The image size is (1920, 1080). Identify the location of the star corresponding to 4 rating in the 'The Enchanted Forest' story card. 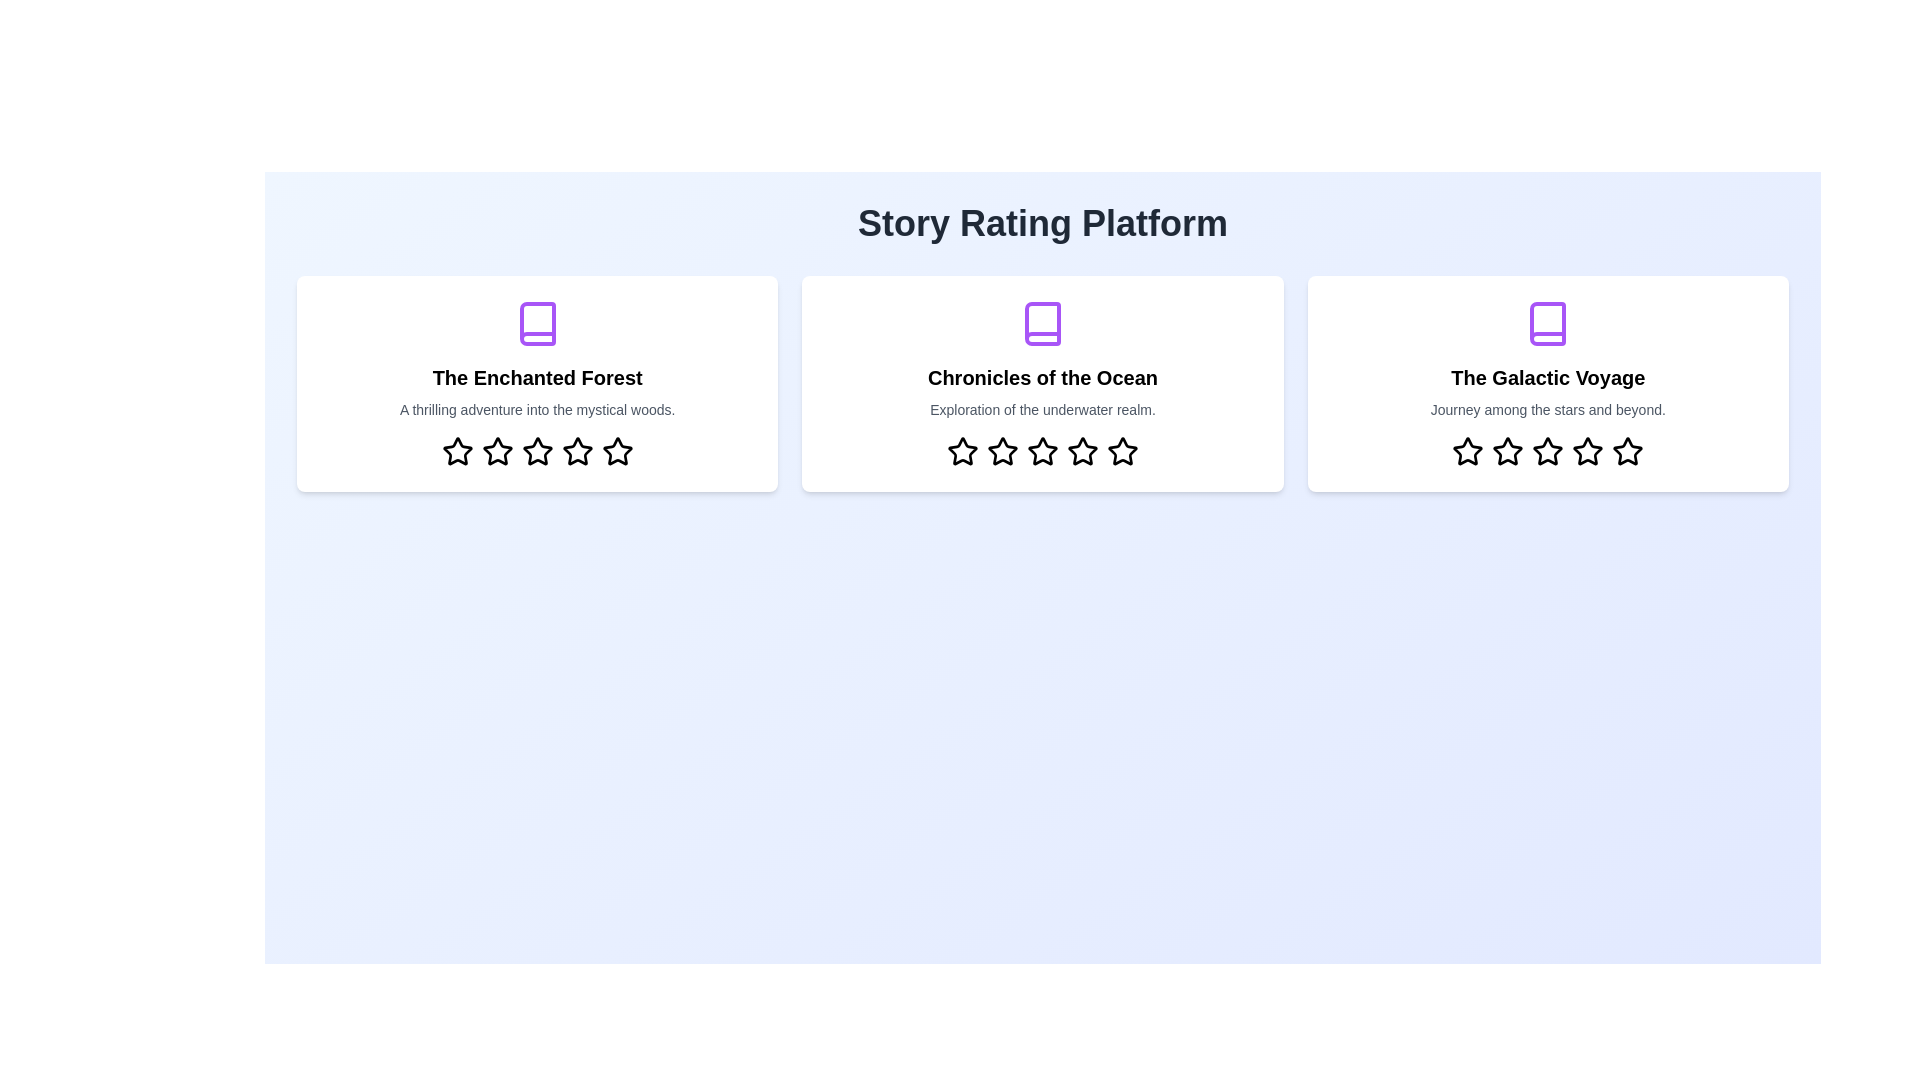
(576, 451).